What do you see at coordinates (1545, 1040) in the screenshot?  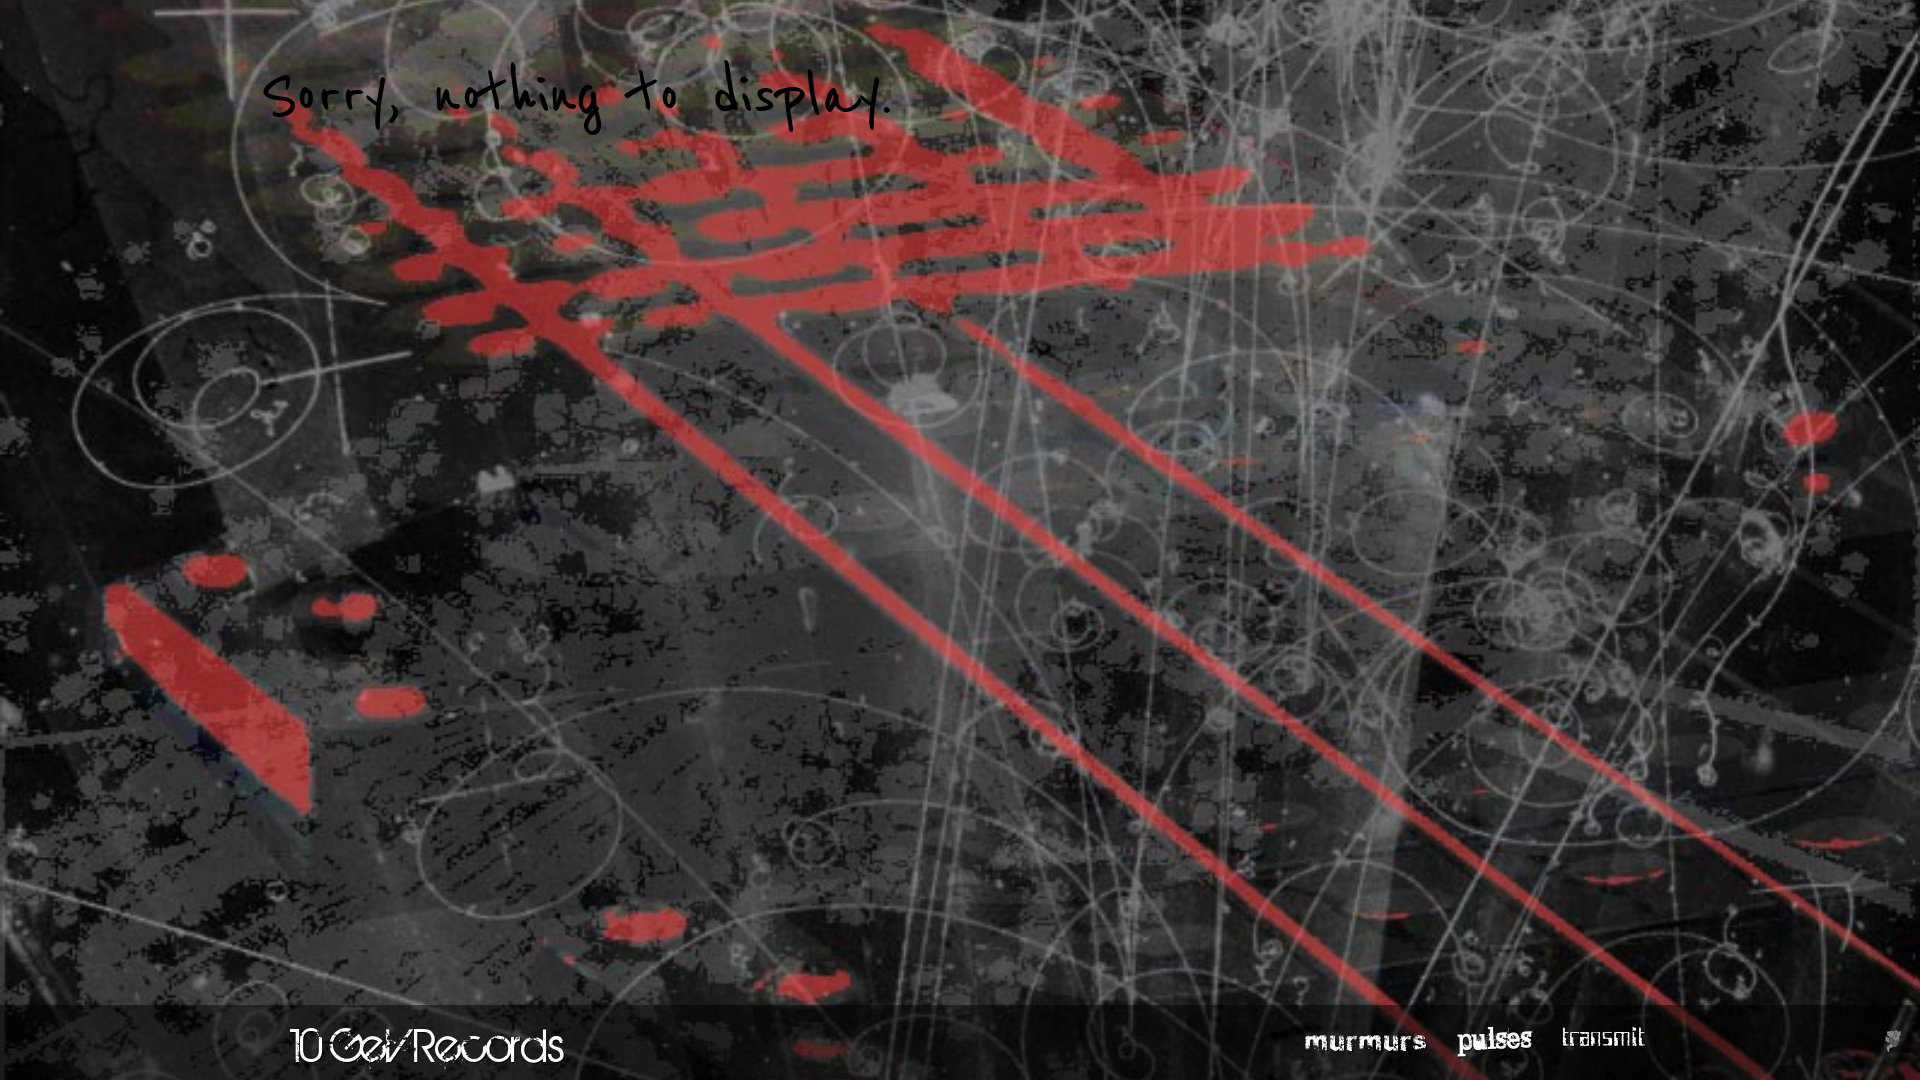 I see `'transmit'` at bounding box center [1545, 1040].